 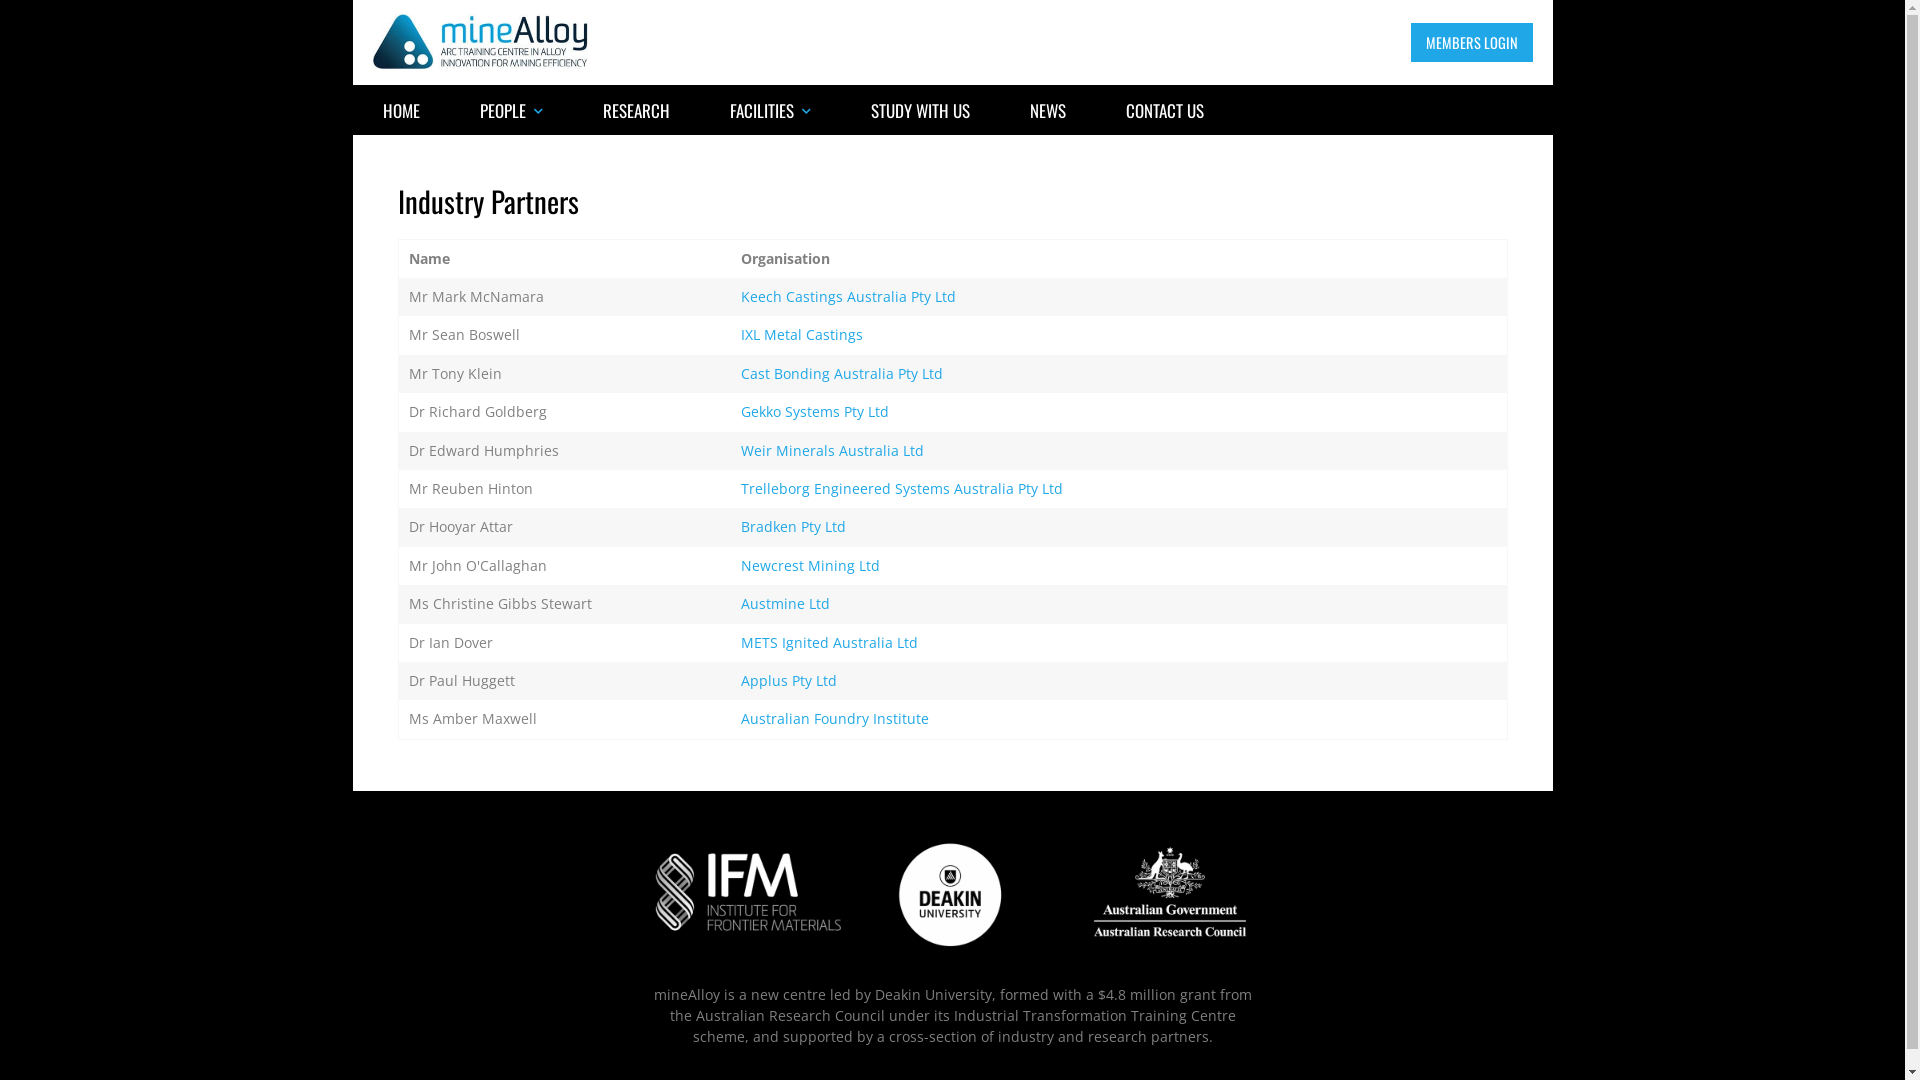 What do you see at coordinates (848, 296) in the screenshot?
I see `'Keech Castings Australia Pty Ltd'` at bounding box center [848, 296].